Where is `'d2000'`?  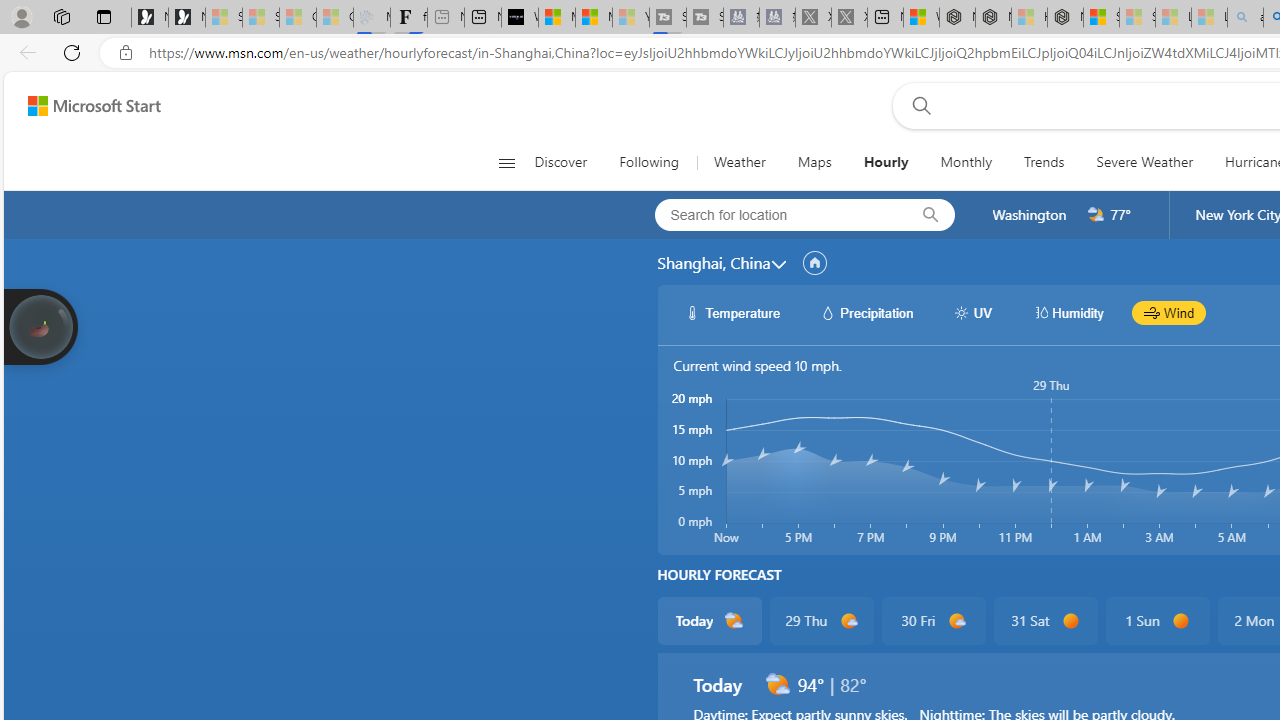
'd2000' is located at coordinates (776, 684).